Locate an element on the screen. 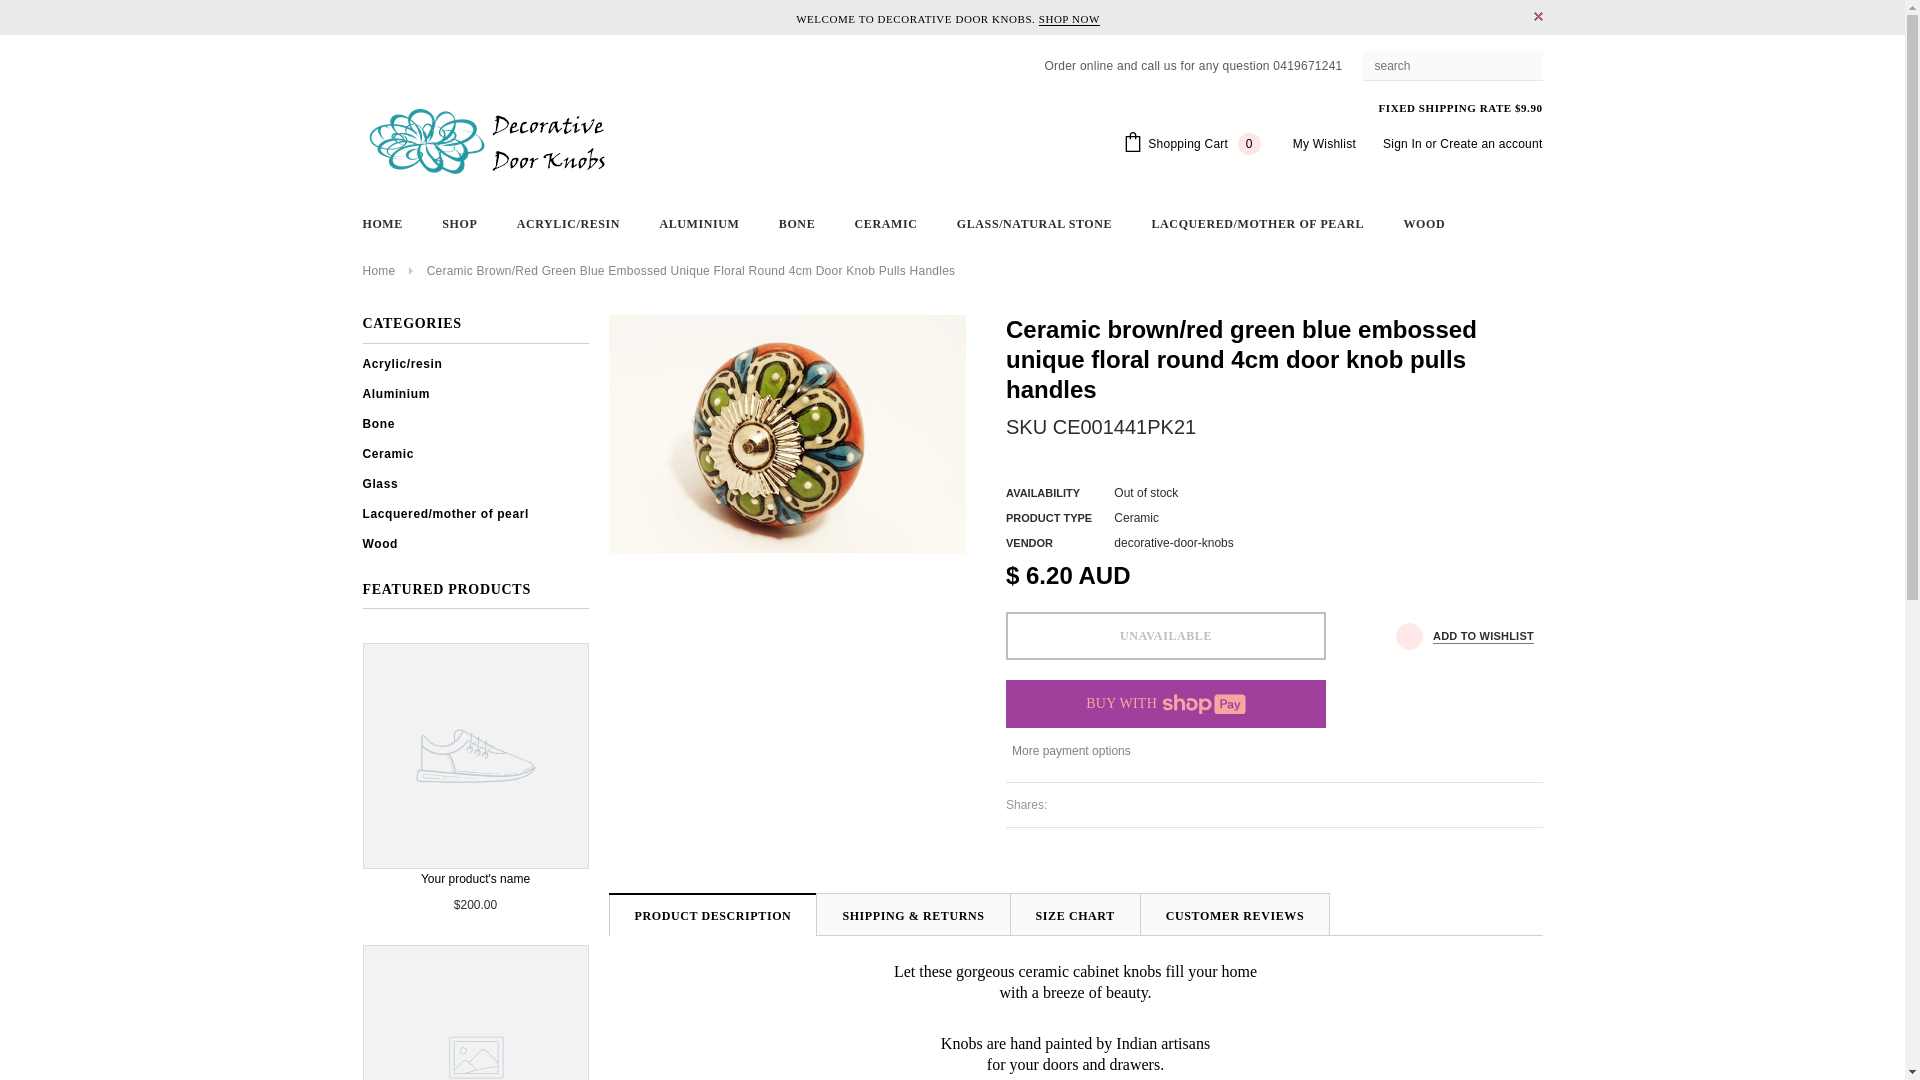 The image size is (1920, 1080). 'LACQUERED/MOTHER OF PEARL' is located at coordinates (1257, 223).